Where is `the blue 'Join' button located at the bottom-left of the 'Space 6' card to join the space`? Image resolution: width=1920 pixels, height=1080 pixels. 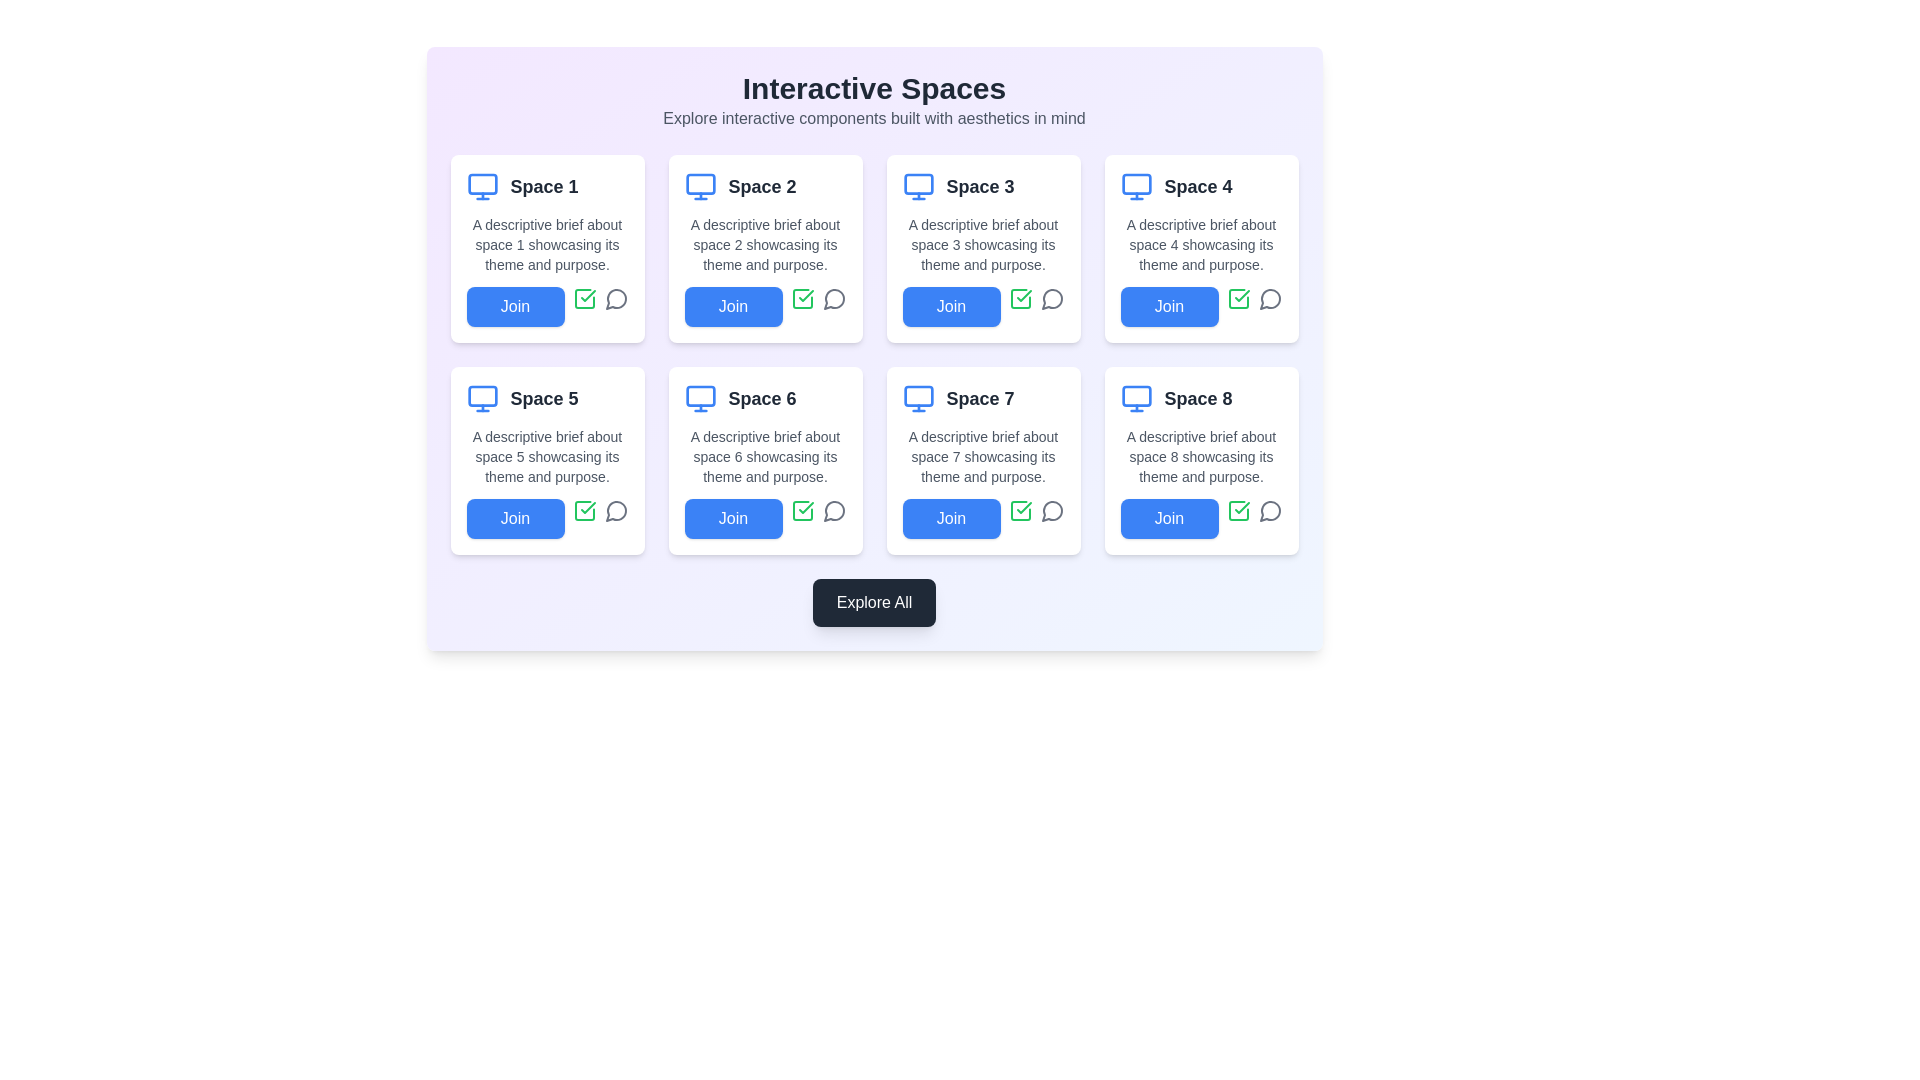 the blue 'Join' button located at the bottom-left of the 'Space 6' card to join the space is located at coordinates (764, 518).